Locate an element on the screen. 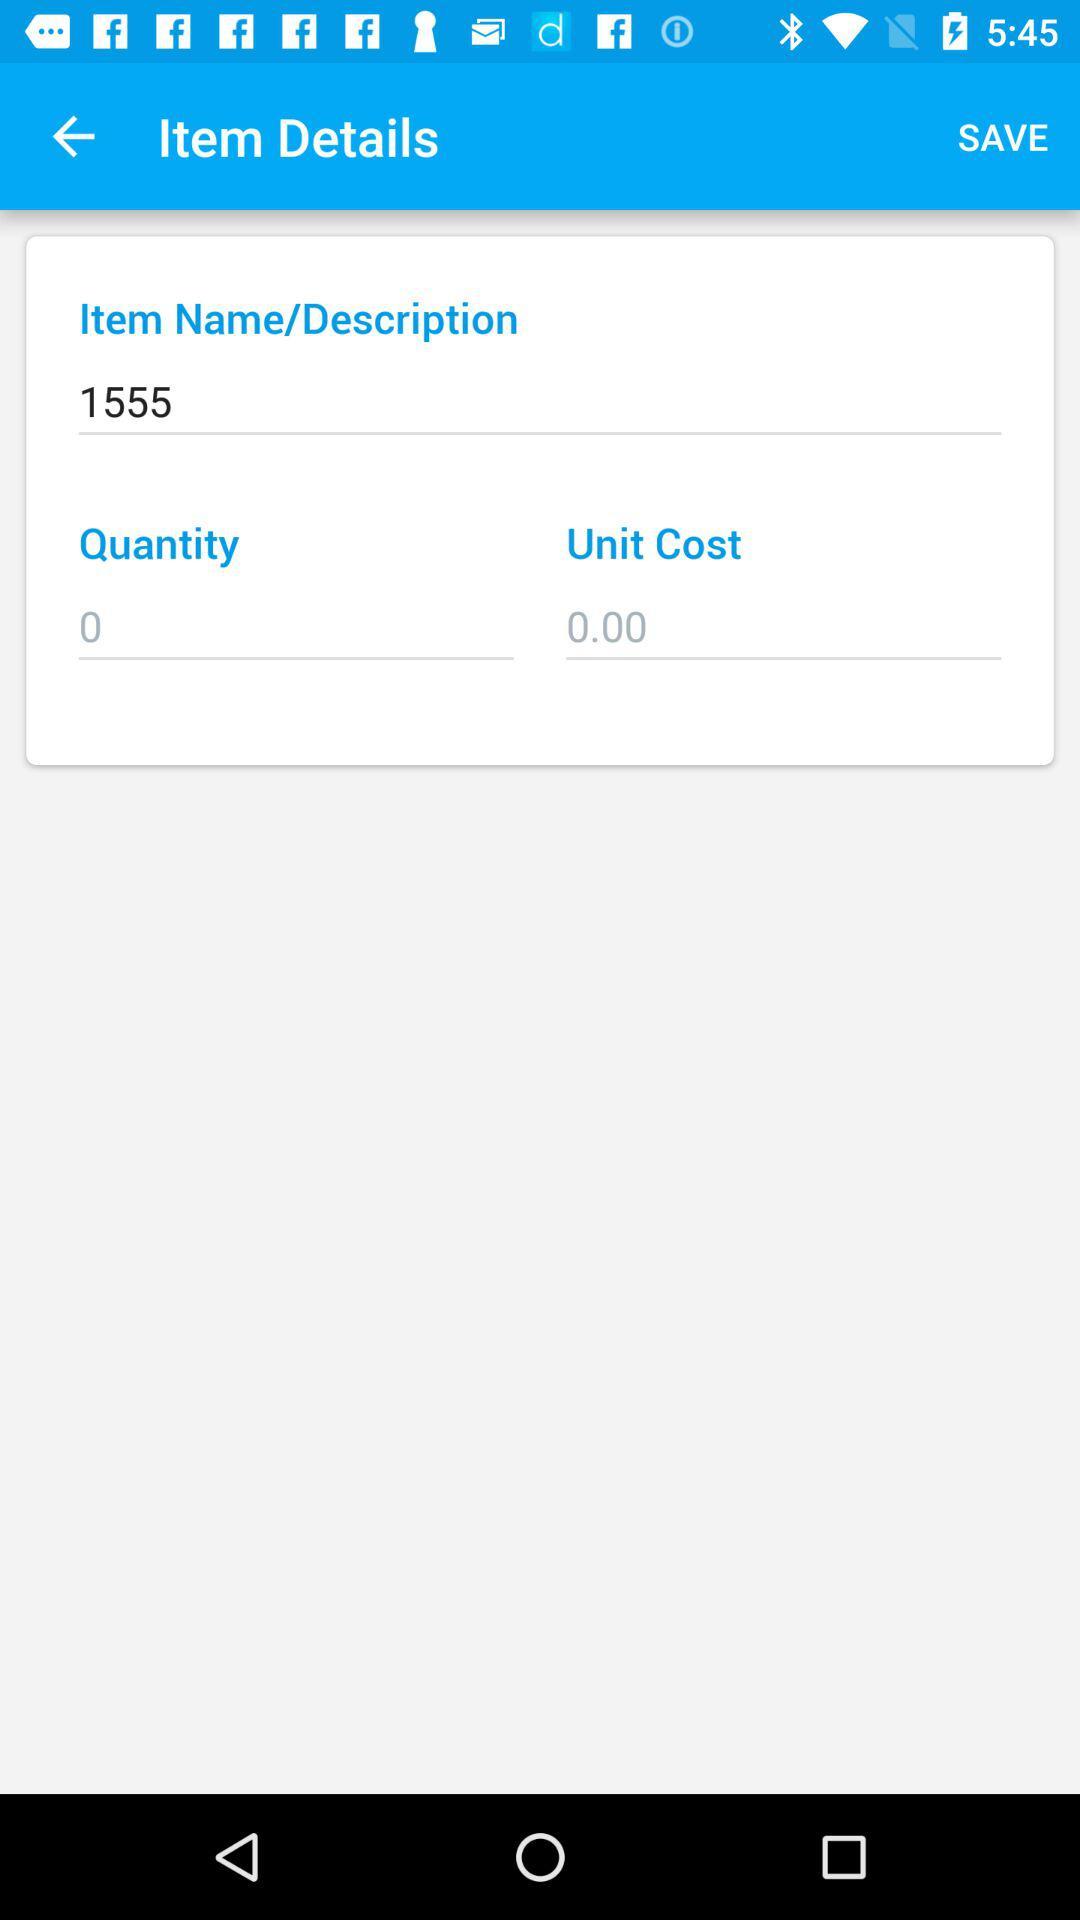 The width and height of the screenshot is (1080, 1920). the icon to the left of the unit cost is located at coordinates (296, 611).